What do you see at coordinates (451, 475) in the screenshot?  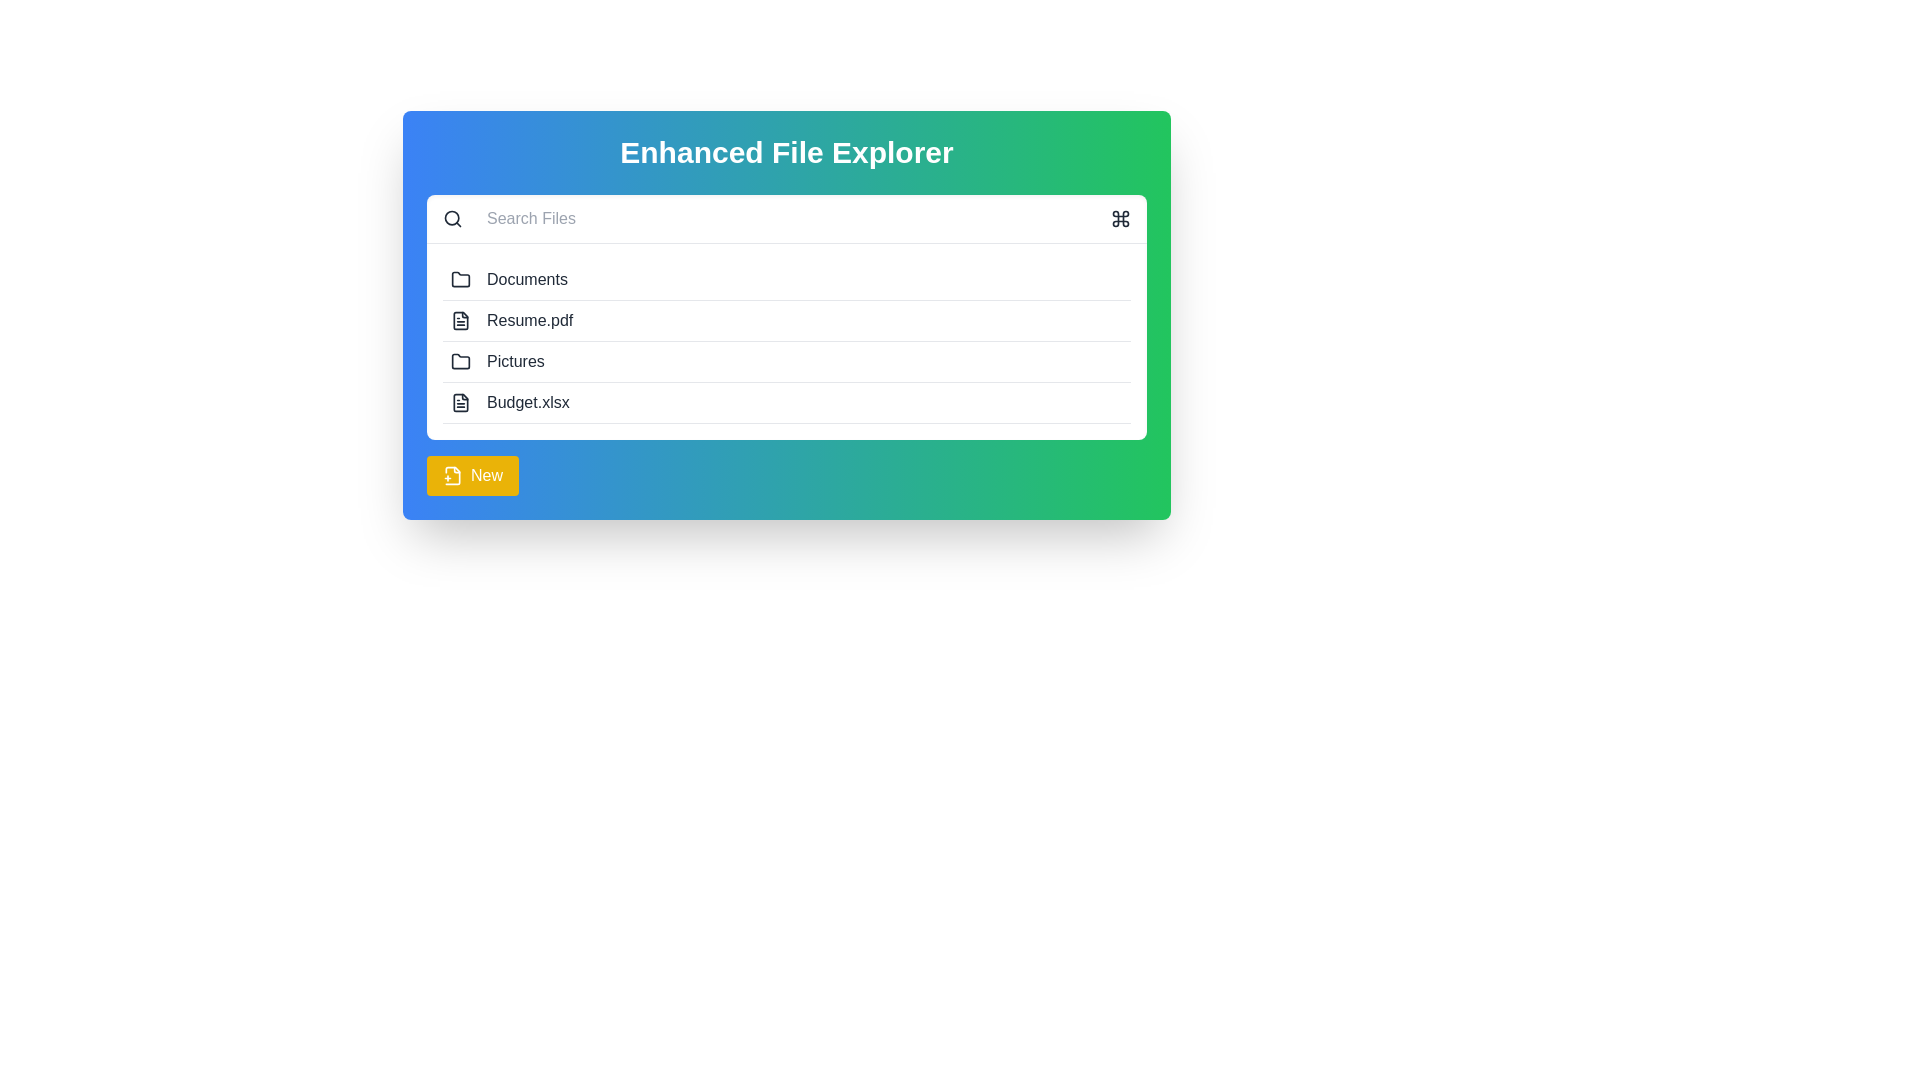 I see `the line-drawn document icon with a plus symbol located within the 'New' button, which has a yellow background and is positioned on the lower-left part of the panel` at bounding box center [451, 475].